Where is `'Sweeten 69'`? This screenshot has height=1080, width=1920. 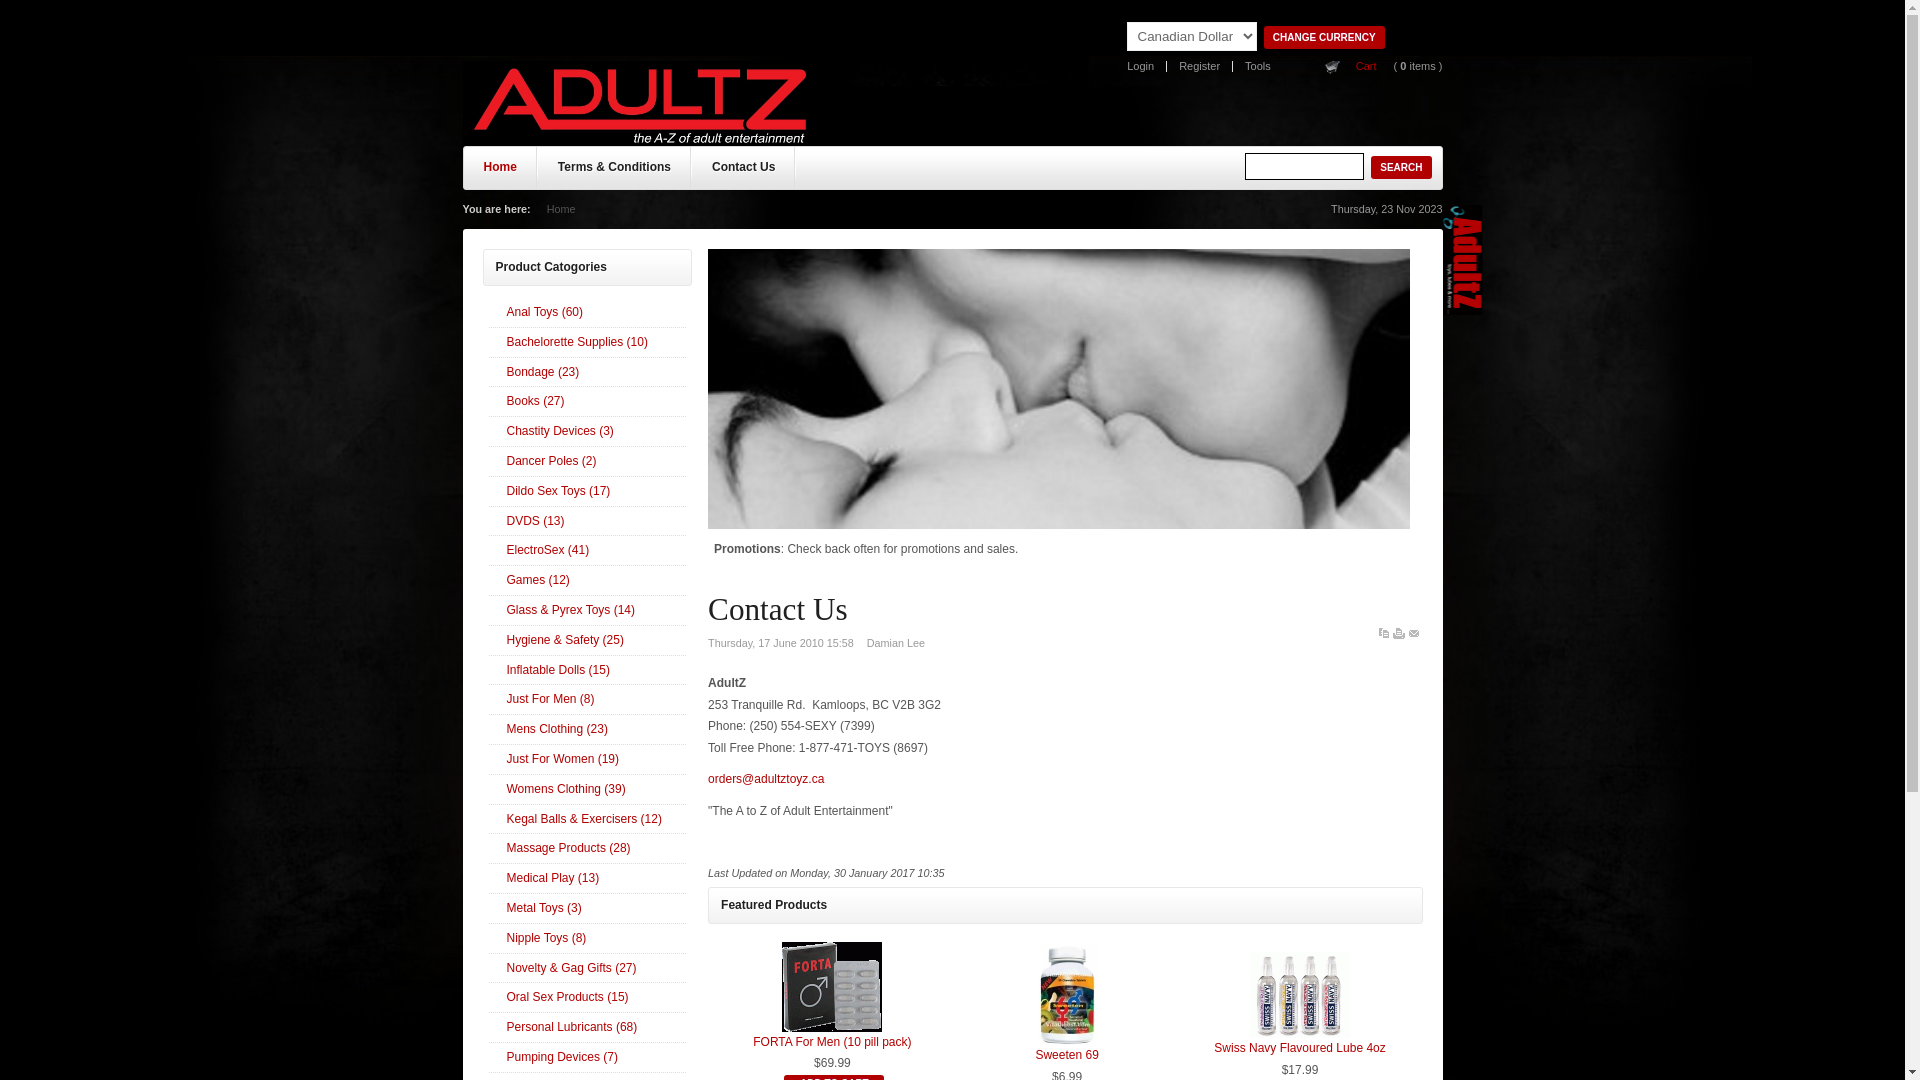
'Sweeten 69' is located at coordinates (1066, 1040).